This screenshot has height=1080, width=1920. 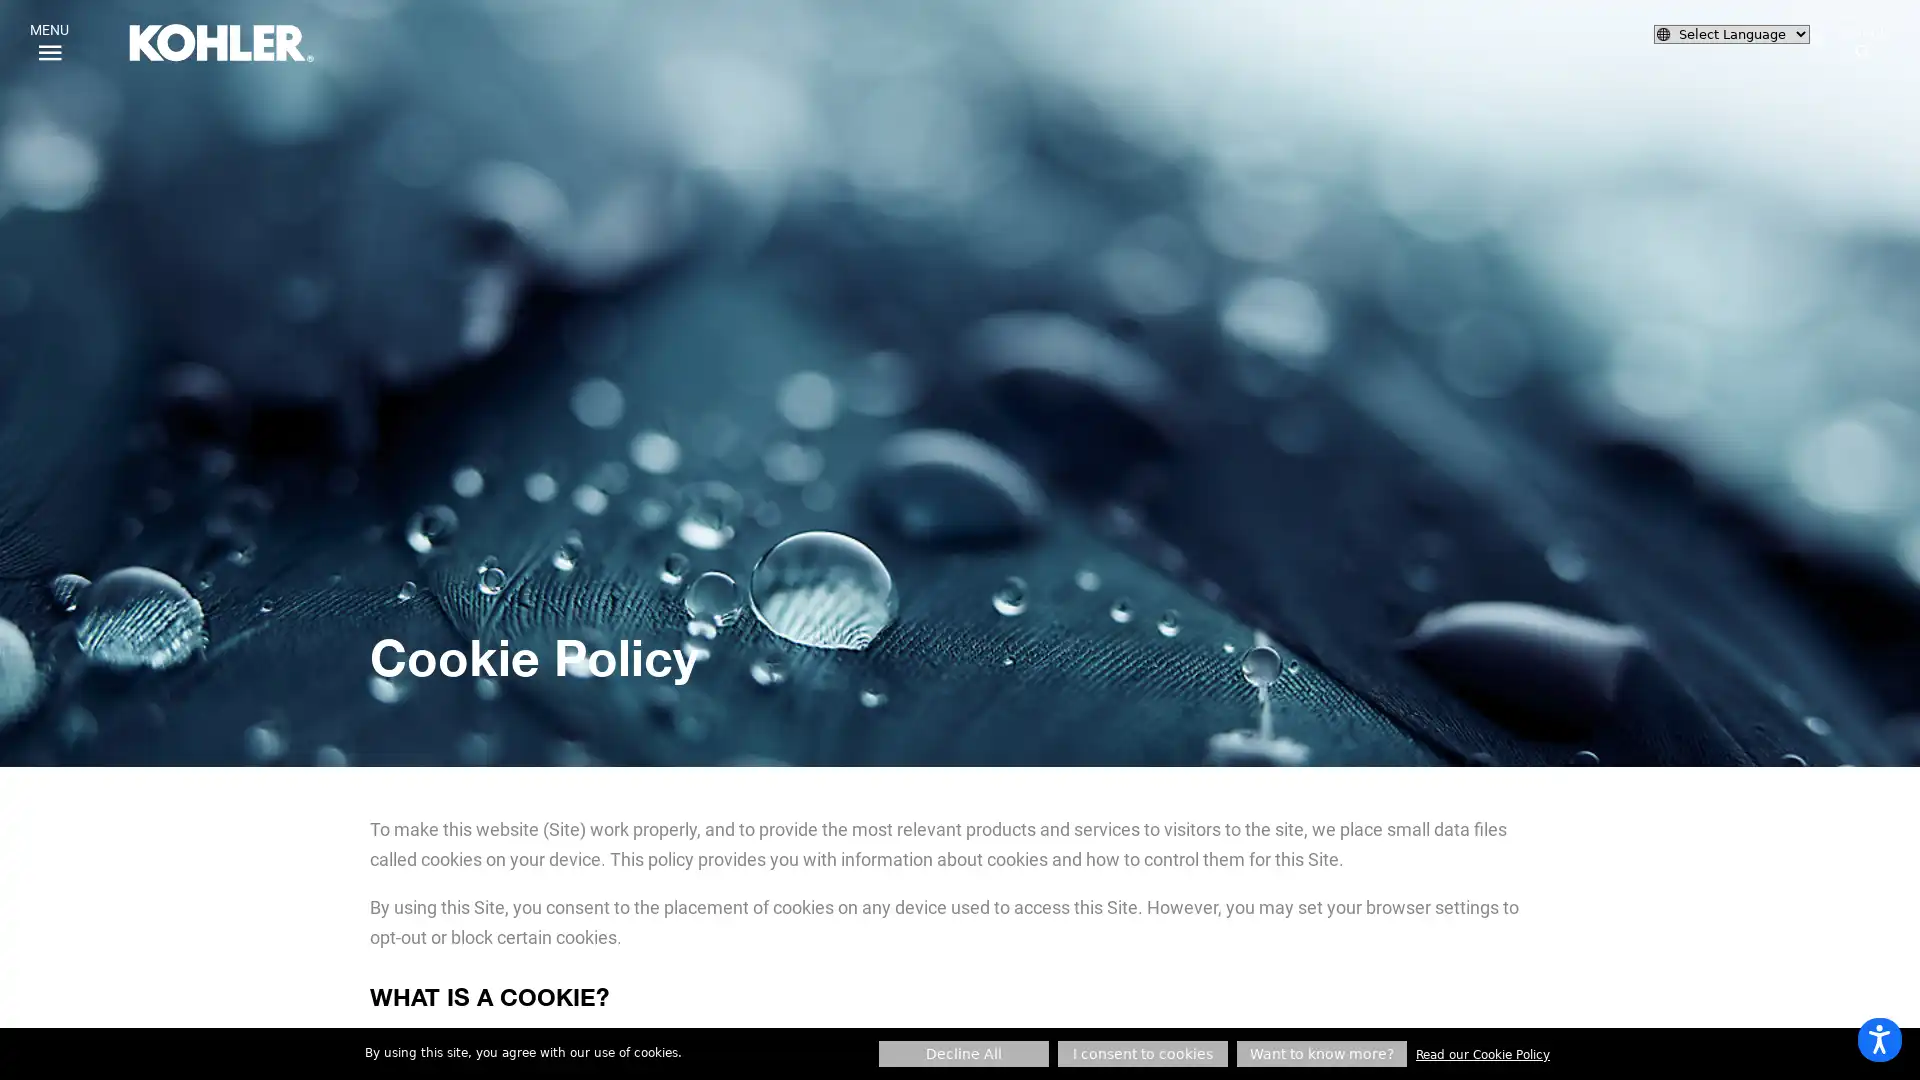 What do you see at coordinates (1876, 1036) in the screenshot?
I see `Open accessibility options, statement and help` at bounding box center [1876, 1036].